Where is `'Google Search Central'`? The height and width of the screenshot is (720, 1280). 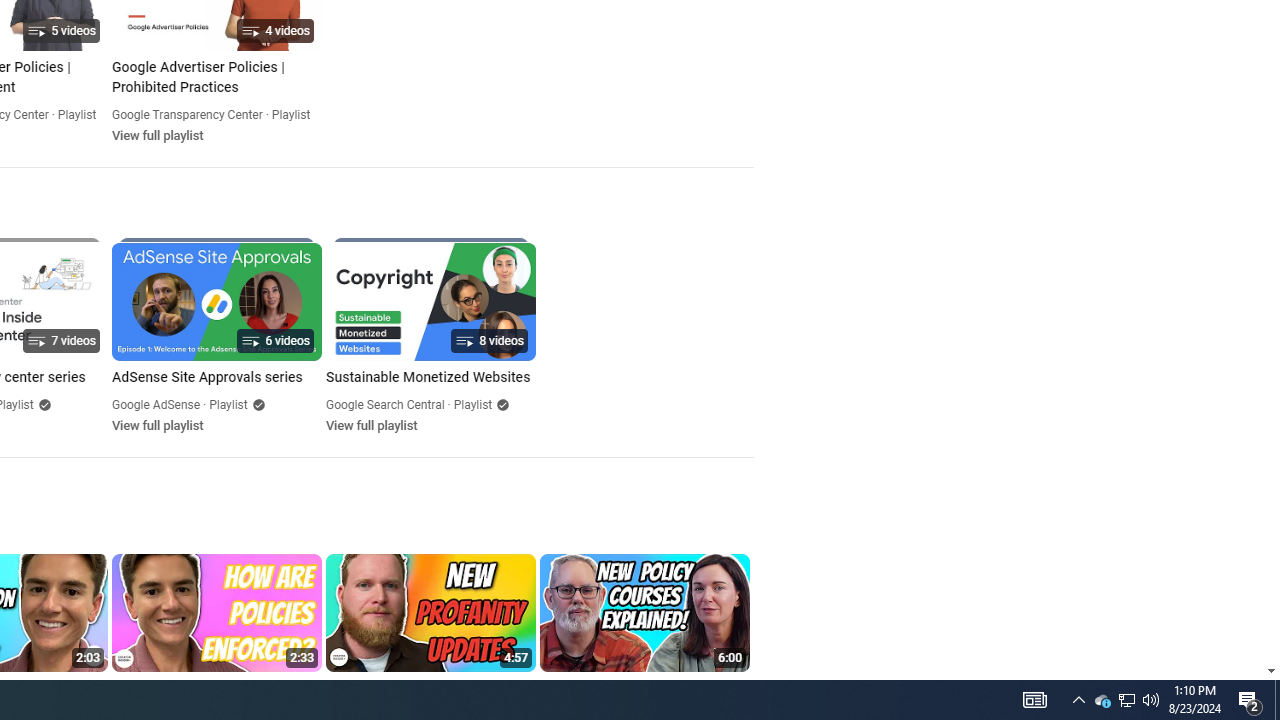
'Google Search Central' is located at coordinates (385, 405).